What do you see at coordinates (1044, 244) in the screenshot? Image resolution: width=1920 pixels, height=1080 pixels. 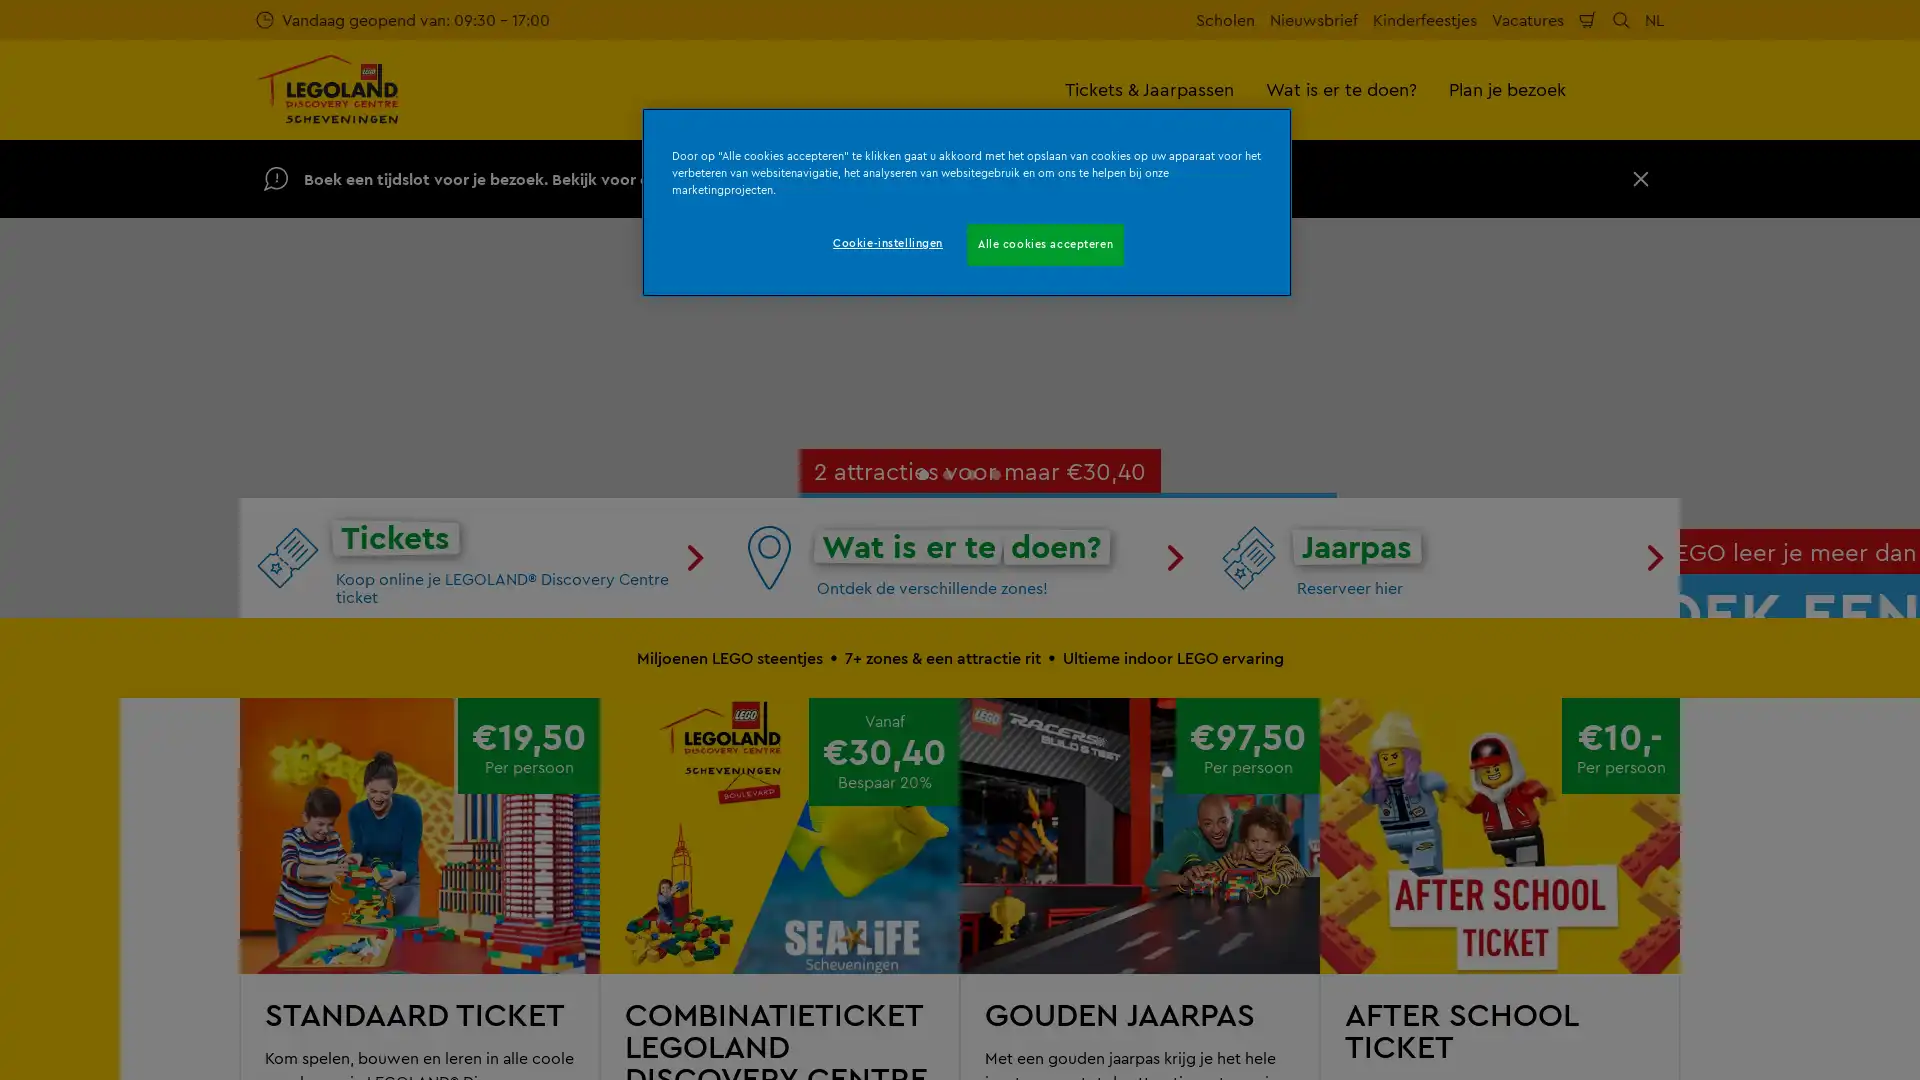 I see `Alle cookies accepteren` at bounding box center [1044, 244].